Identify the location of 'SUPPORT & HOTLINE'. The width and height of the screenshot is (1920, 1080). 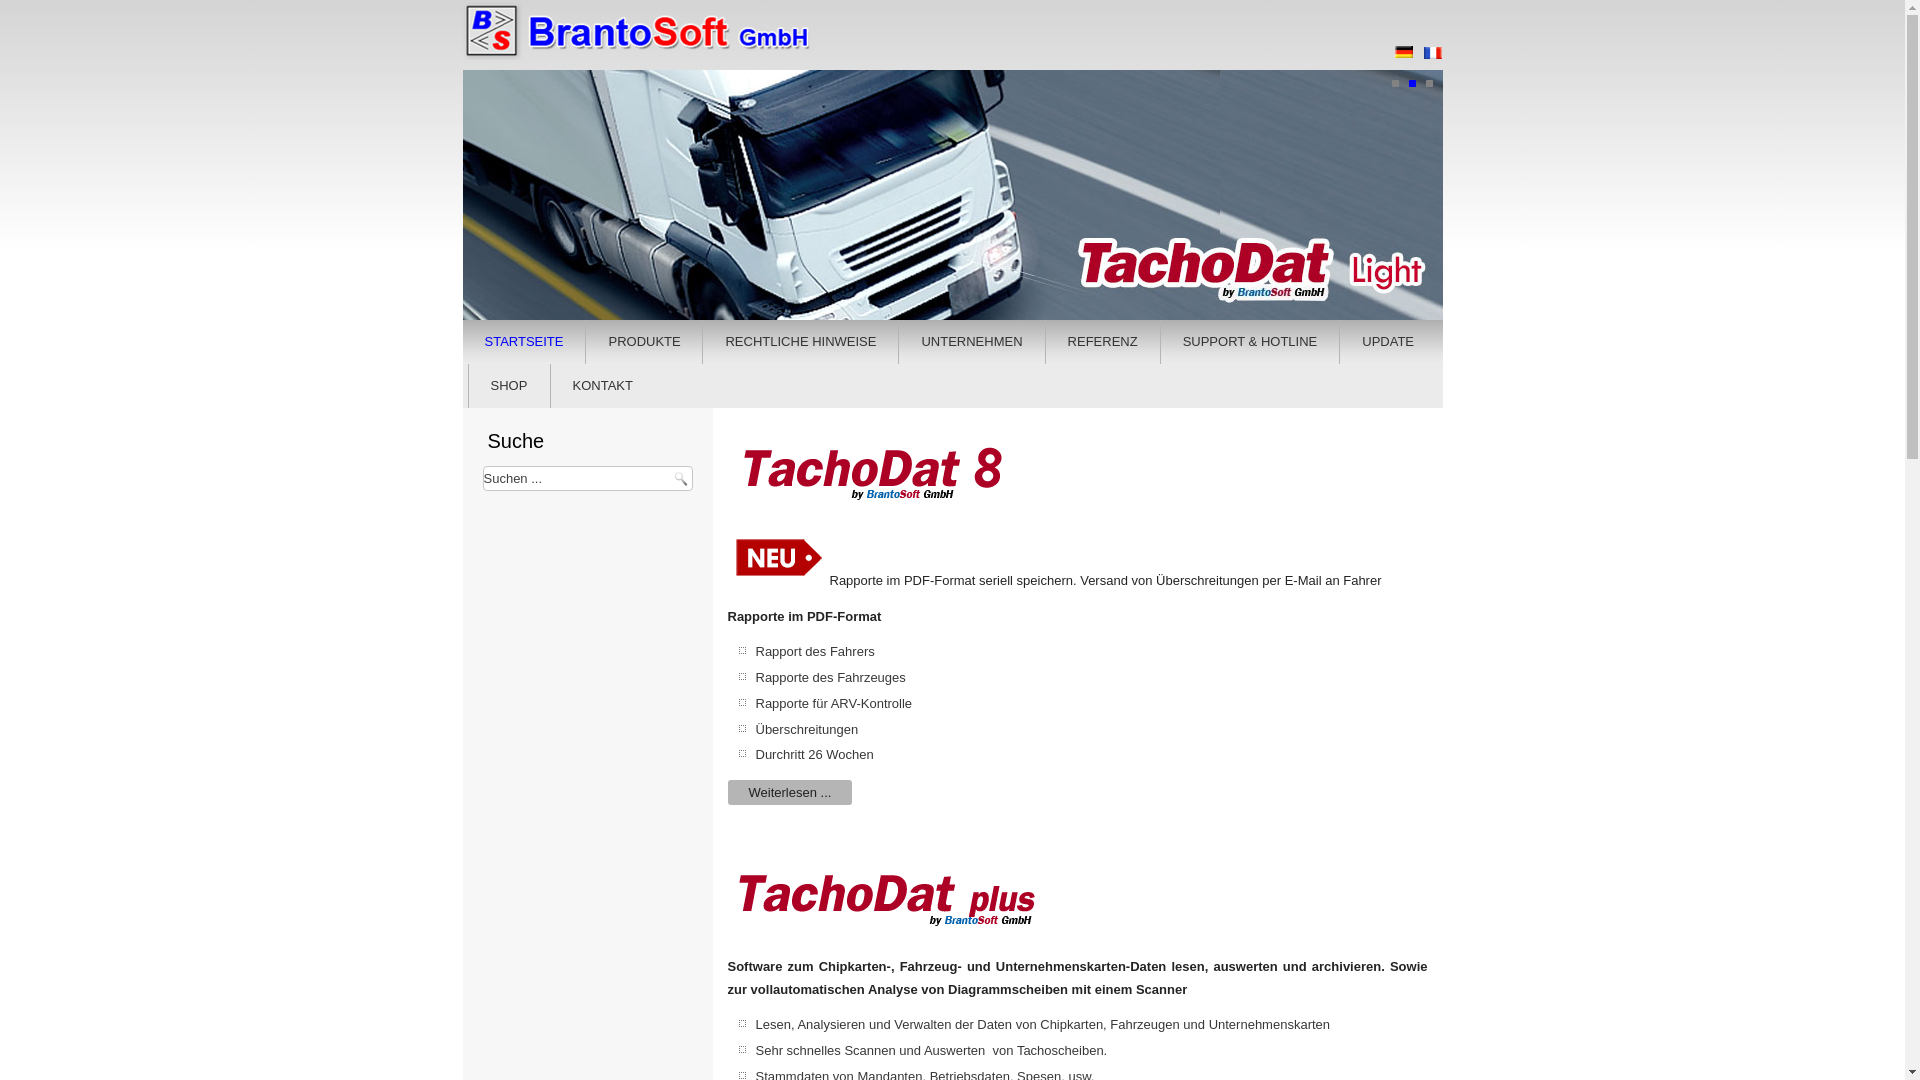
(1249, 341).